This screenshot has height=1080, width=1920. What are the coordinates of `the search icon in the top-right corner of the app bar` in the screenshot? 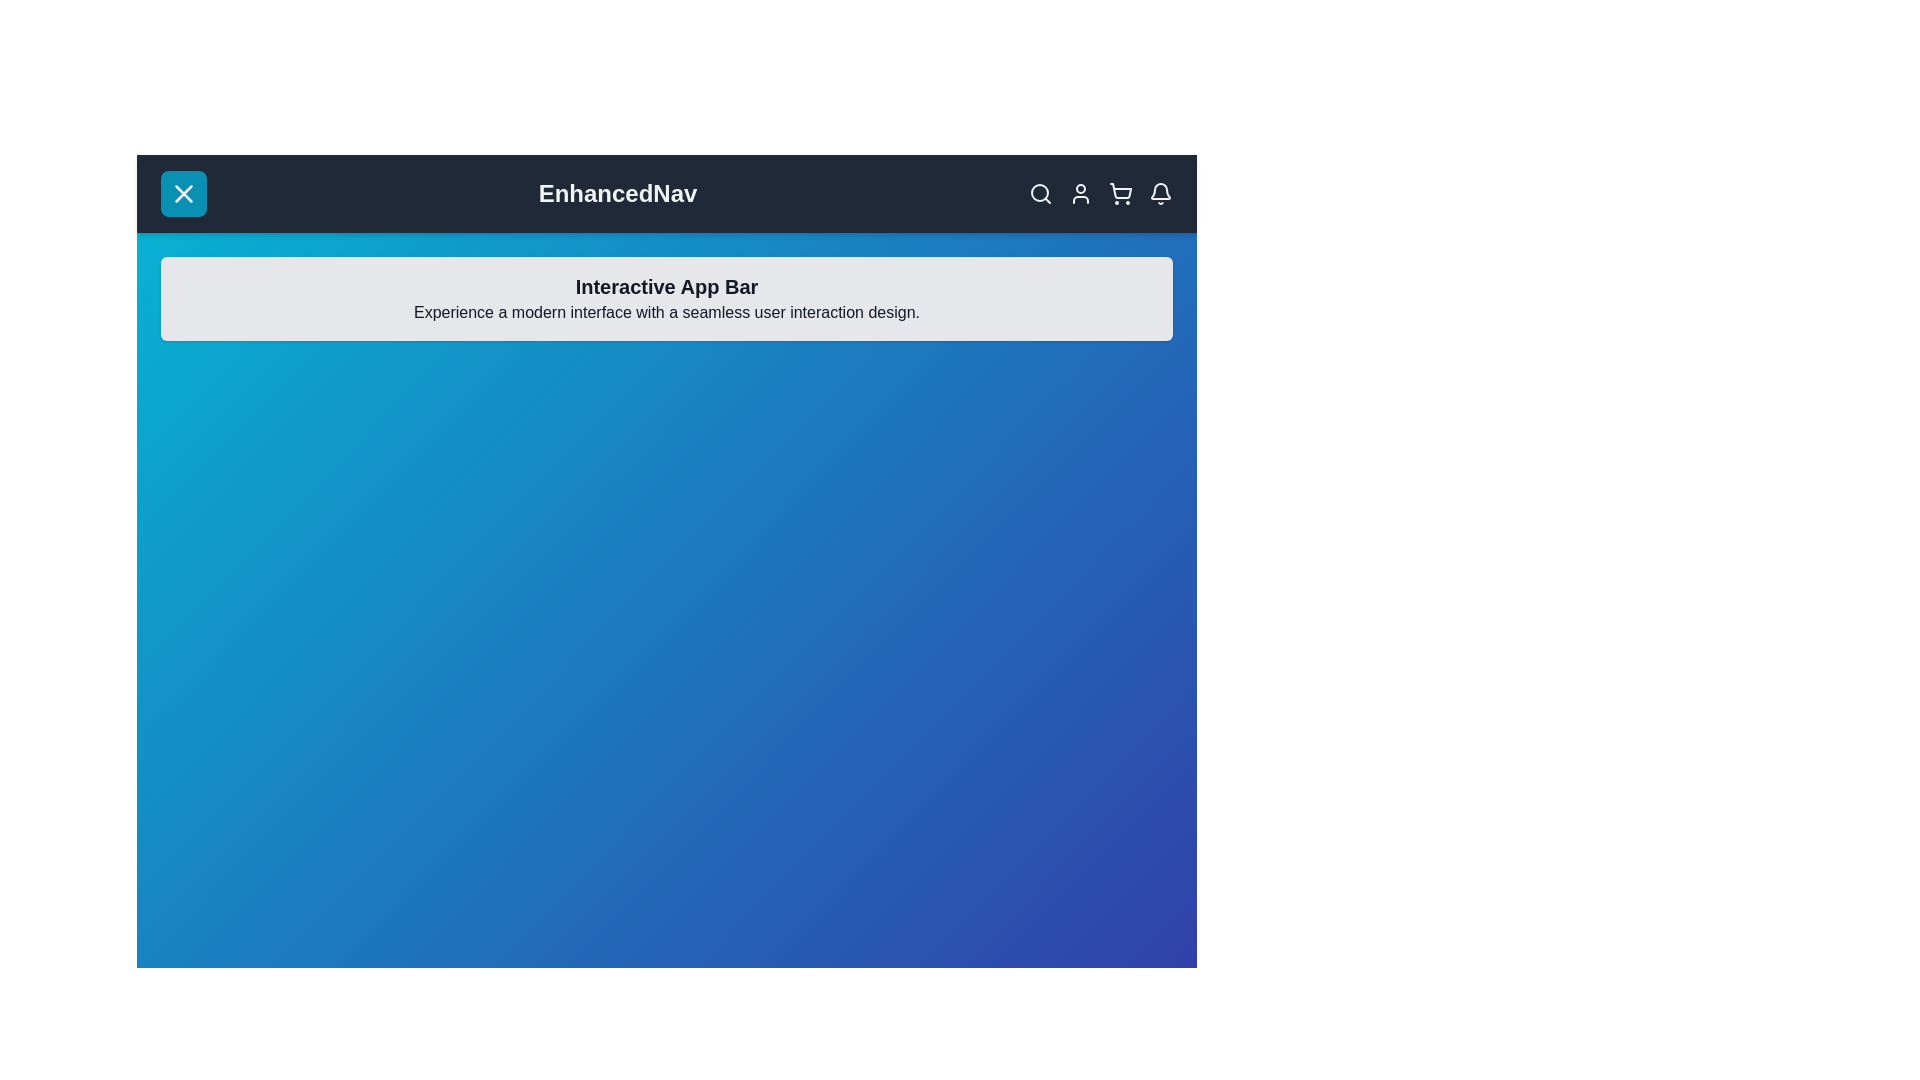 It's located at (1040, 193).